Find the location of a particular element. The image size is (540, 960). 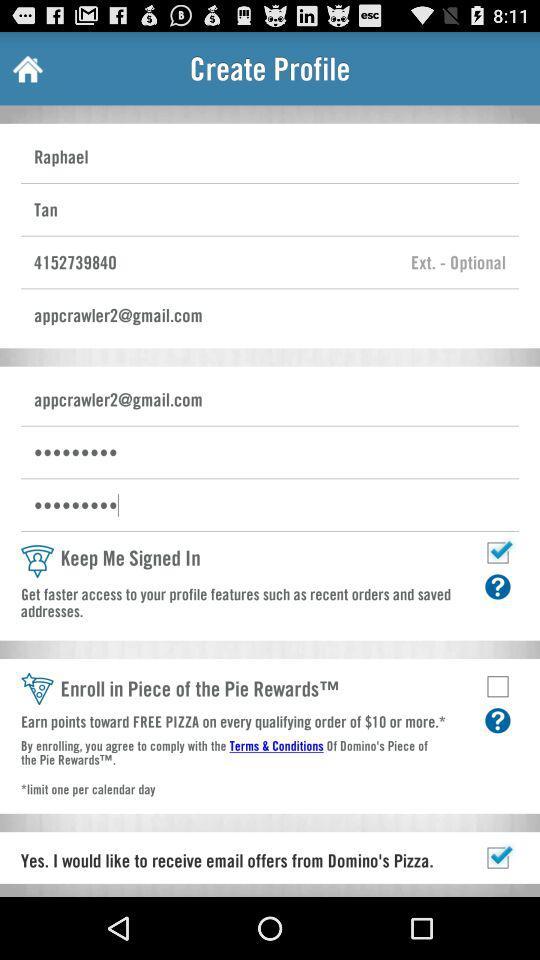

the help icon is located at coordinates (496, 627).